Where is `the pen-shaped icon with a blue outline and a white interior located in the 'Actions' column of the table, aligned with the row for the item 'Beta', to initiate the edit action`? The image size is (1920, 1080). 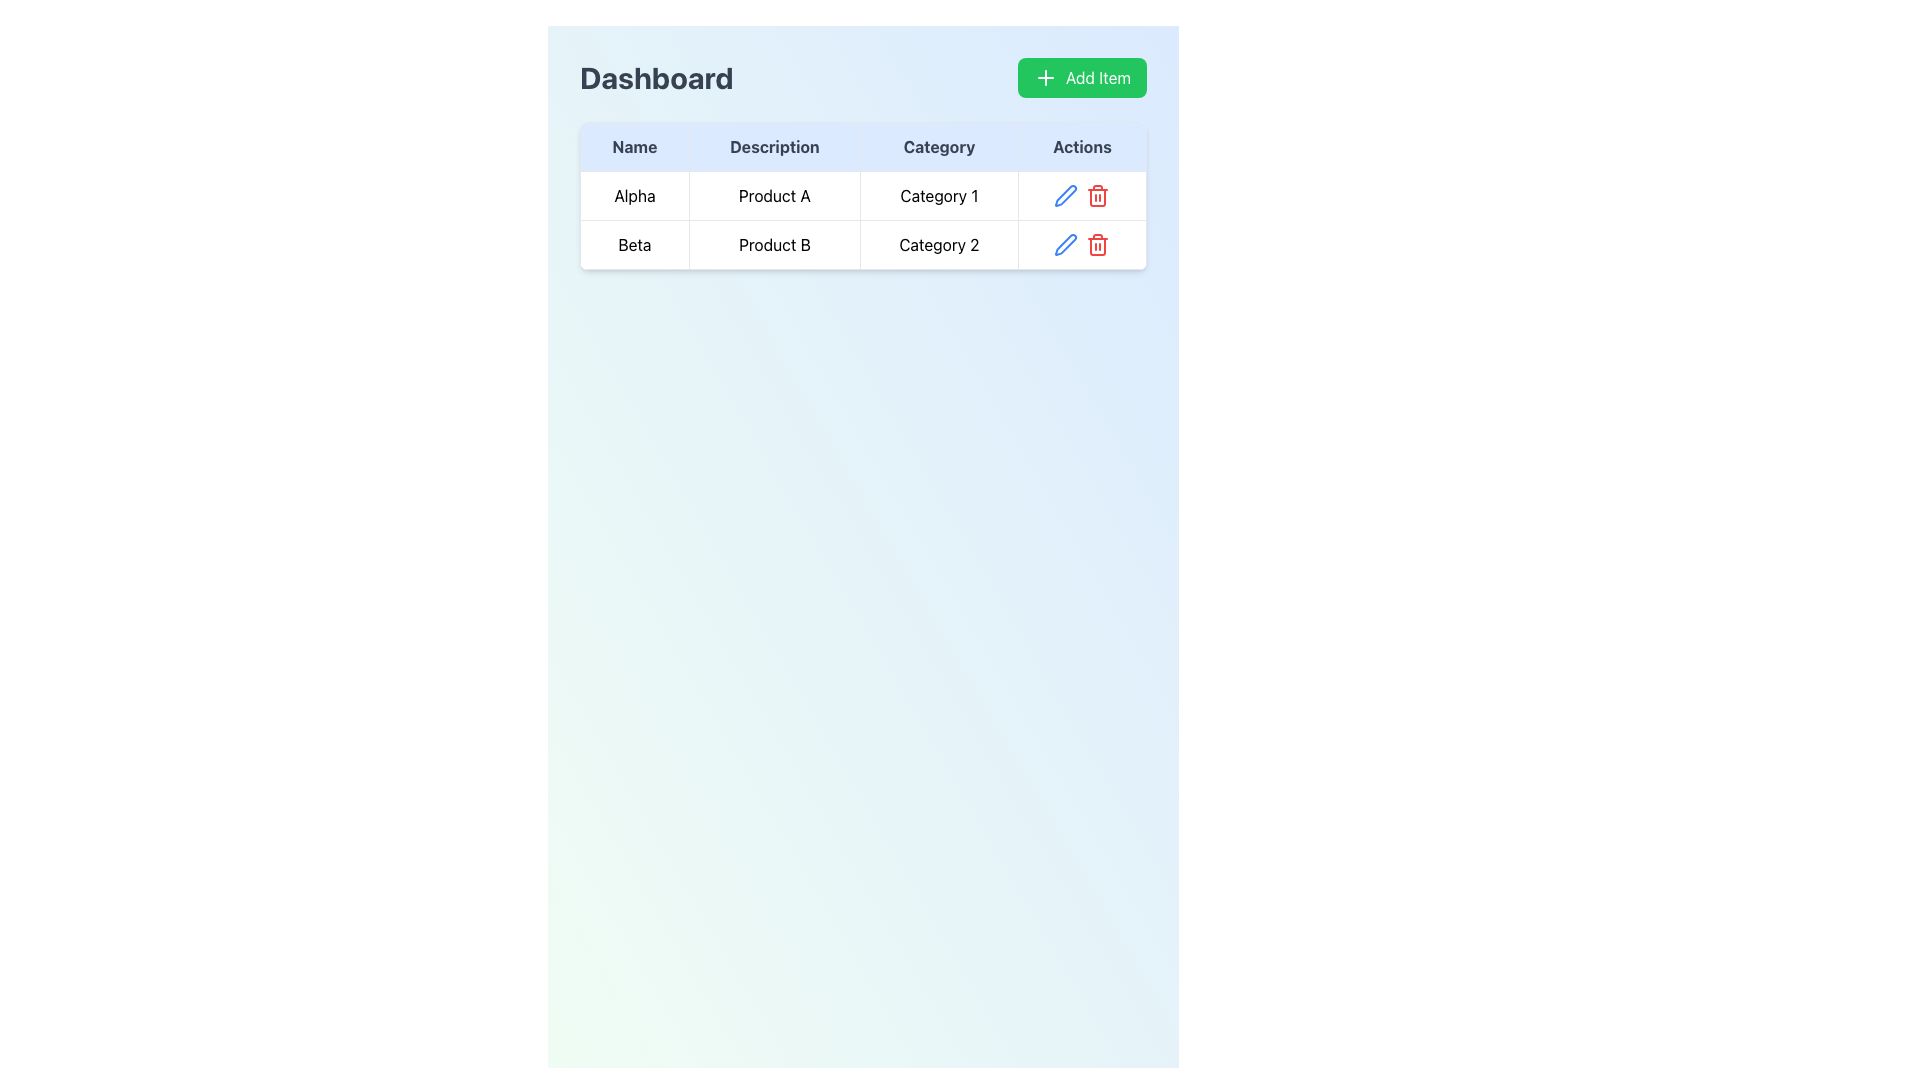 the pen-shaped icon with a blue outline and a white interior located in the 'Actions' column of the table, aligned with the row for the item 'Beta', to initiate the edit action is located at coordinates (1065, 196).